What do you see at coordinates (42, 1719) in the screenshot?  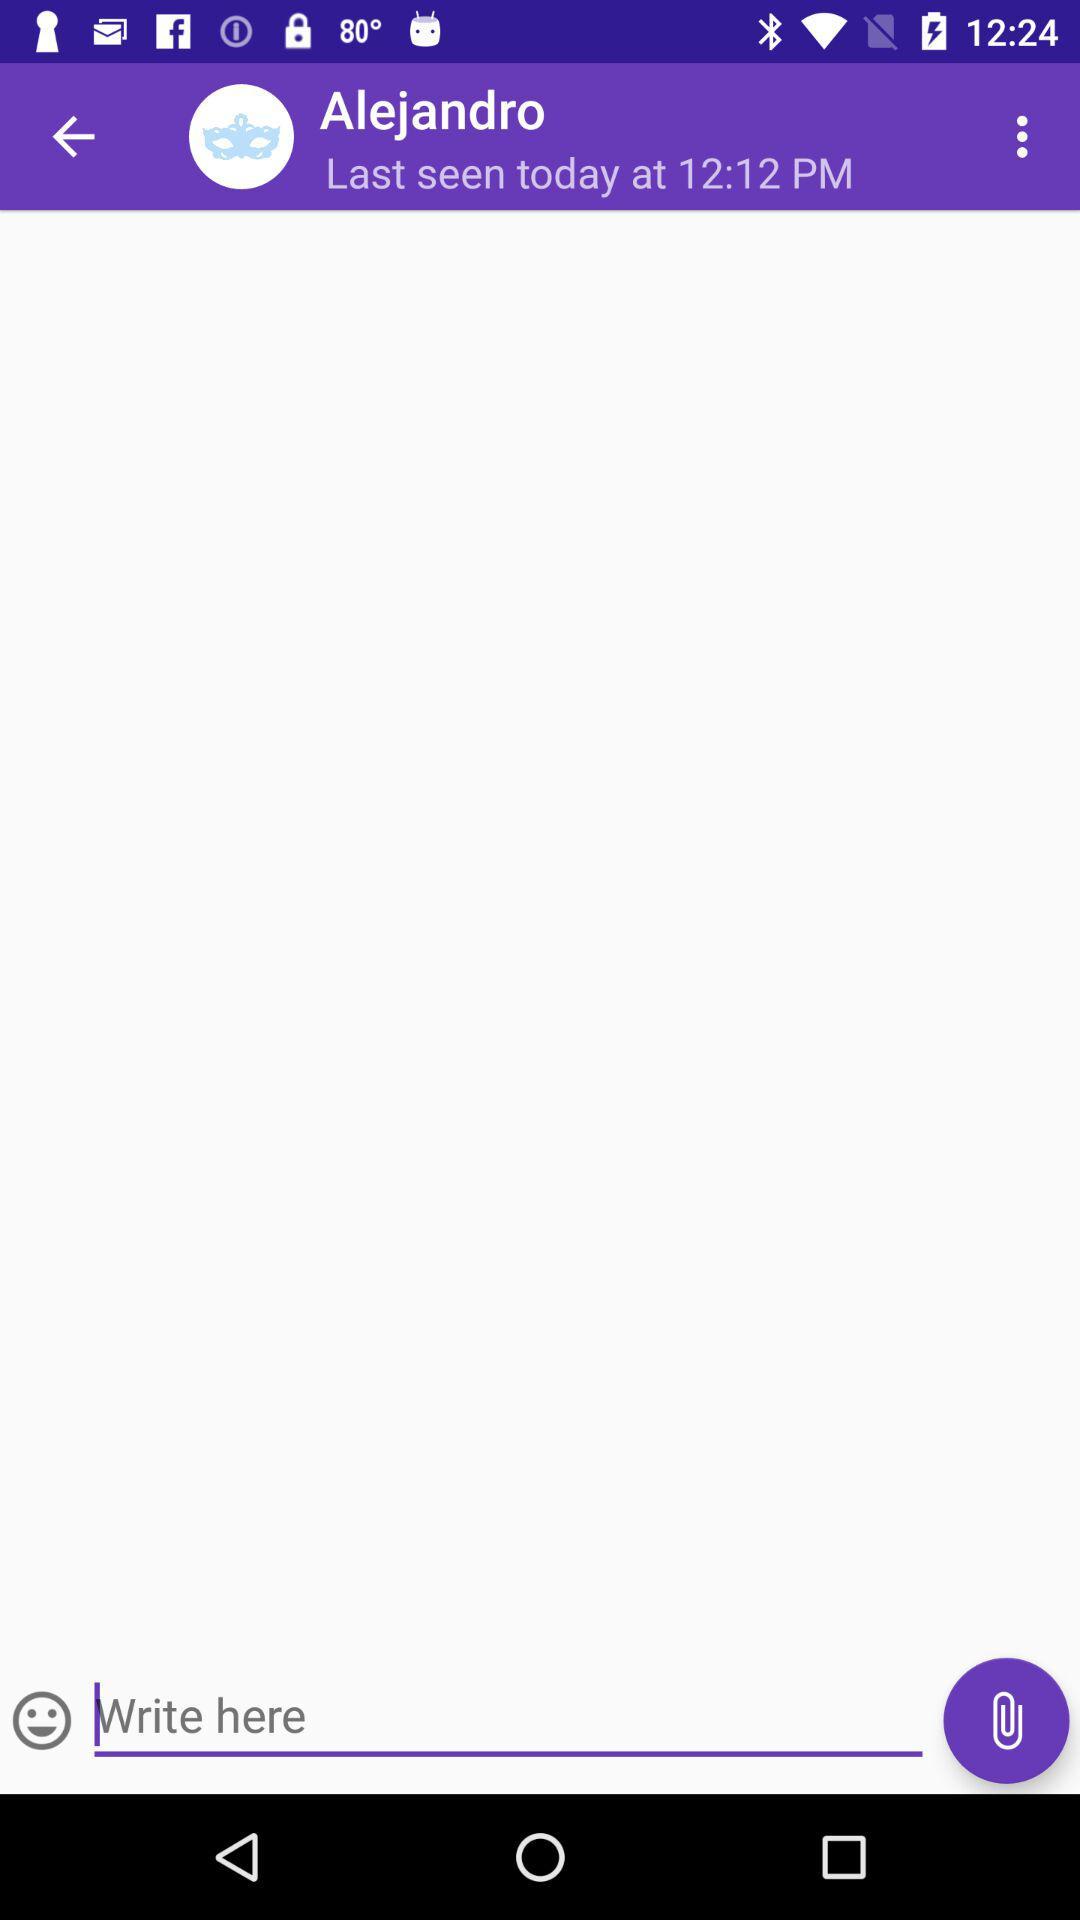 I see `the emoji icon` at bounding box center [42, 1719].